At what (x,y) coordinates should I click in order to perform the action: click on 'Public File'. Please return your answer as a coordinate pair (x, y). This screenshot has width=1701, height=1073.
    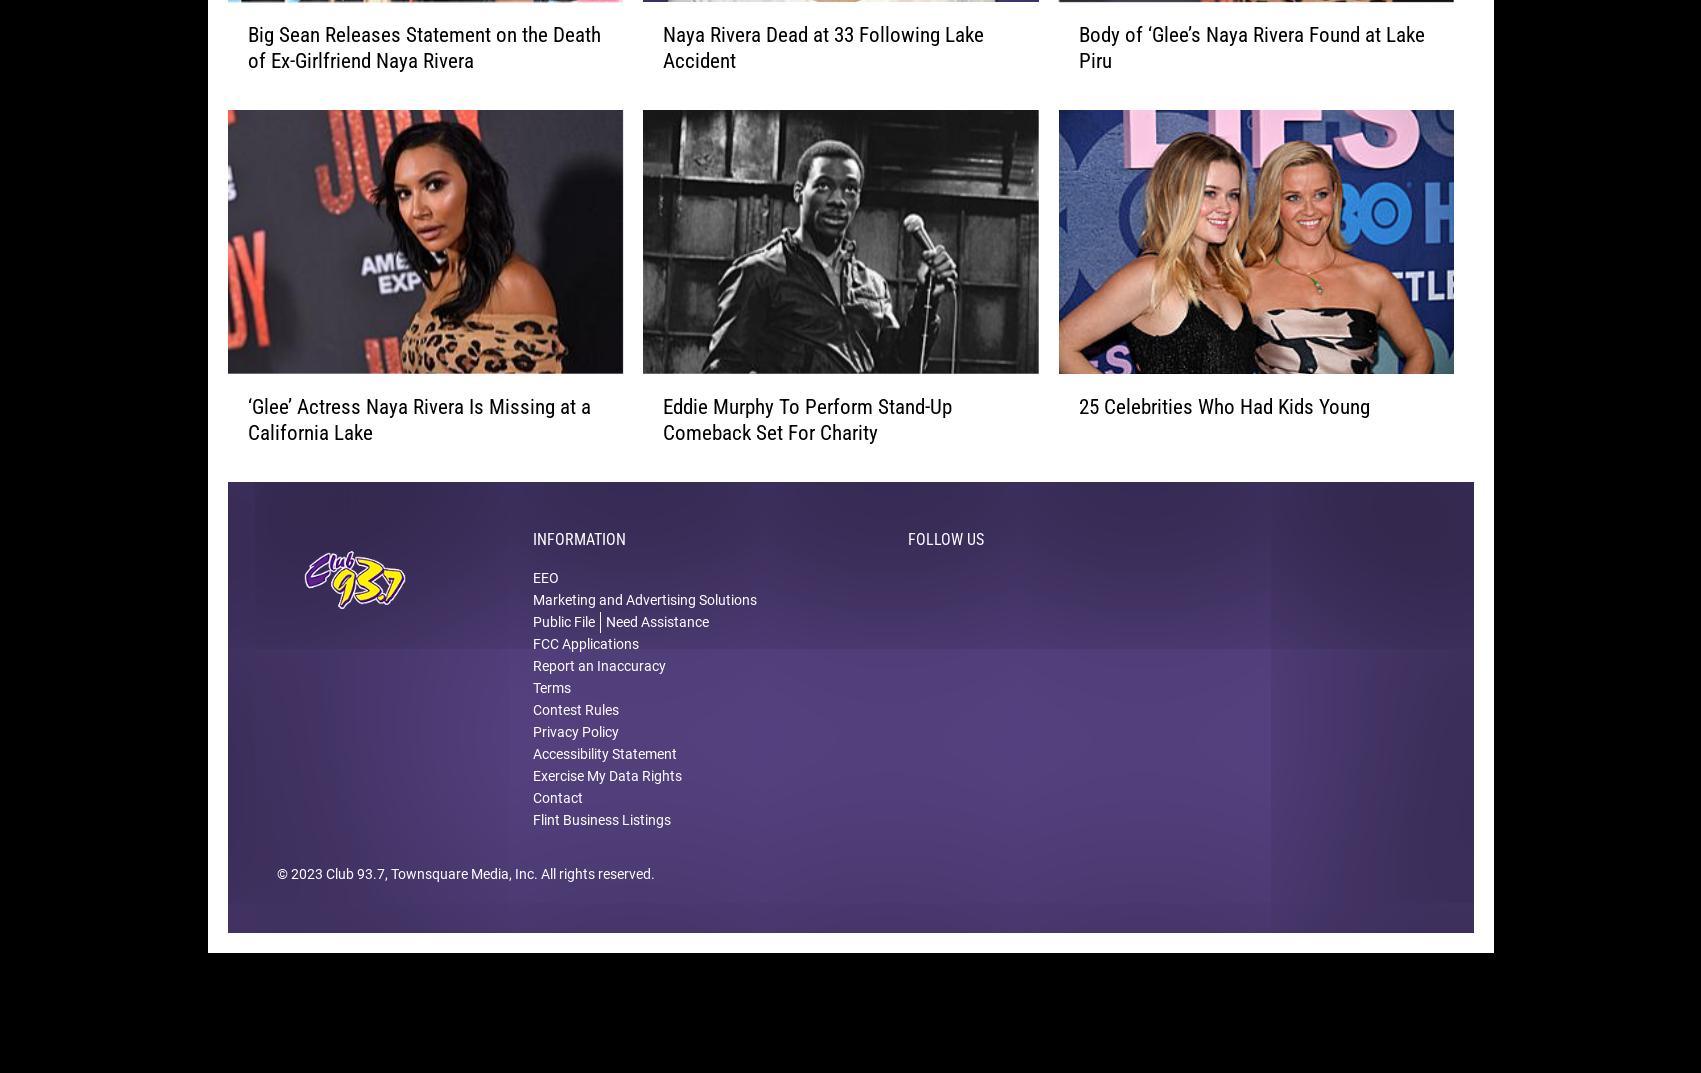
    Looking at the image, I should click on (532, 652).